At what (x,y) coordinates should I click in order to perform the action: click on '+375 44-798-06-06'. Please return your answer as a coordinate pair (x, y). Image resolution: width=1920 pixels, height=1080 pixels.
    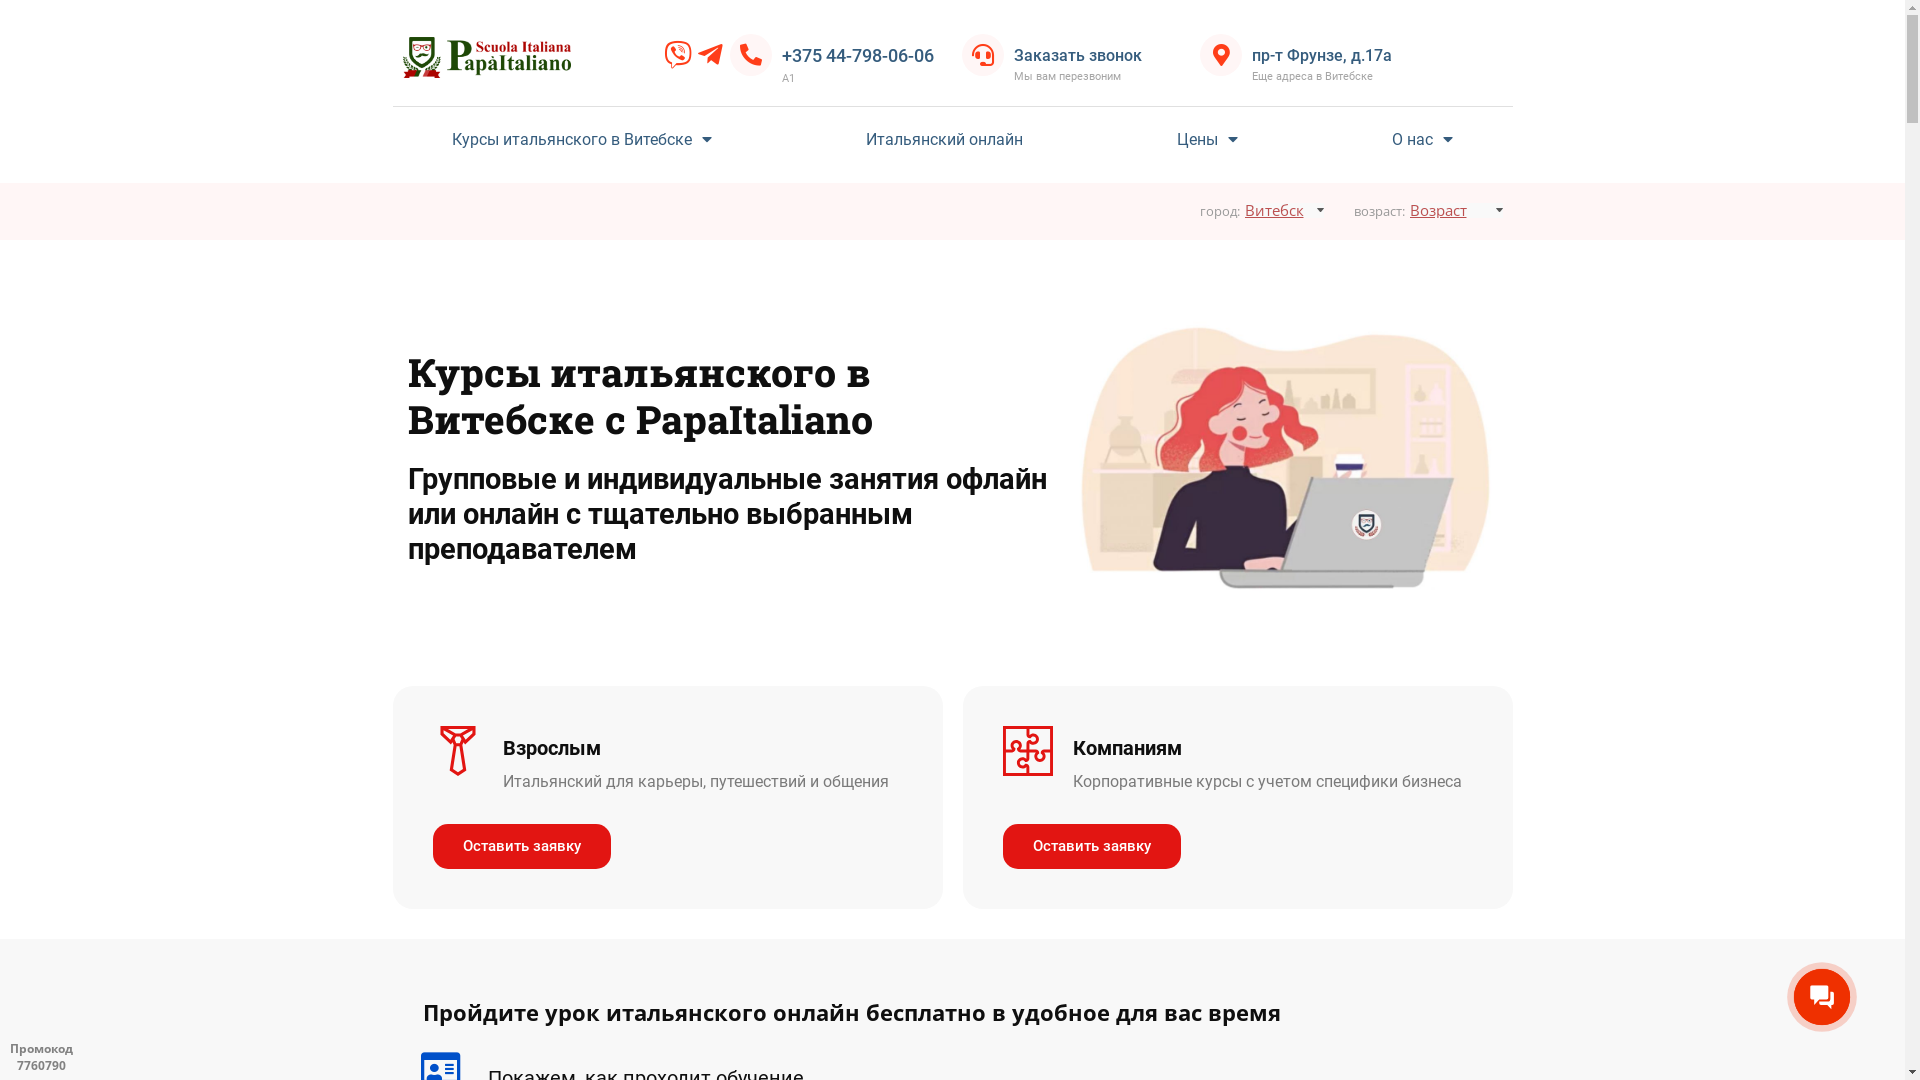
    Looking at the image, I should click on (858, 54).